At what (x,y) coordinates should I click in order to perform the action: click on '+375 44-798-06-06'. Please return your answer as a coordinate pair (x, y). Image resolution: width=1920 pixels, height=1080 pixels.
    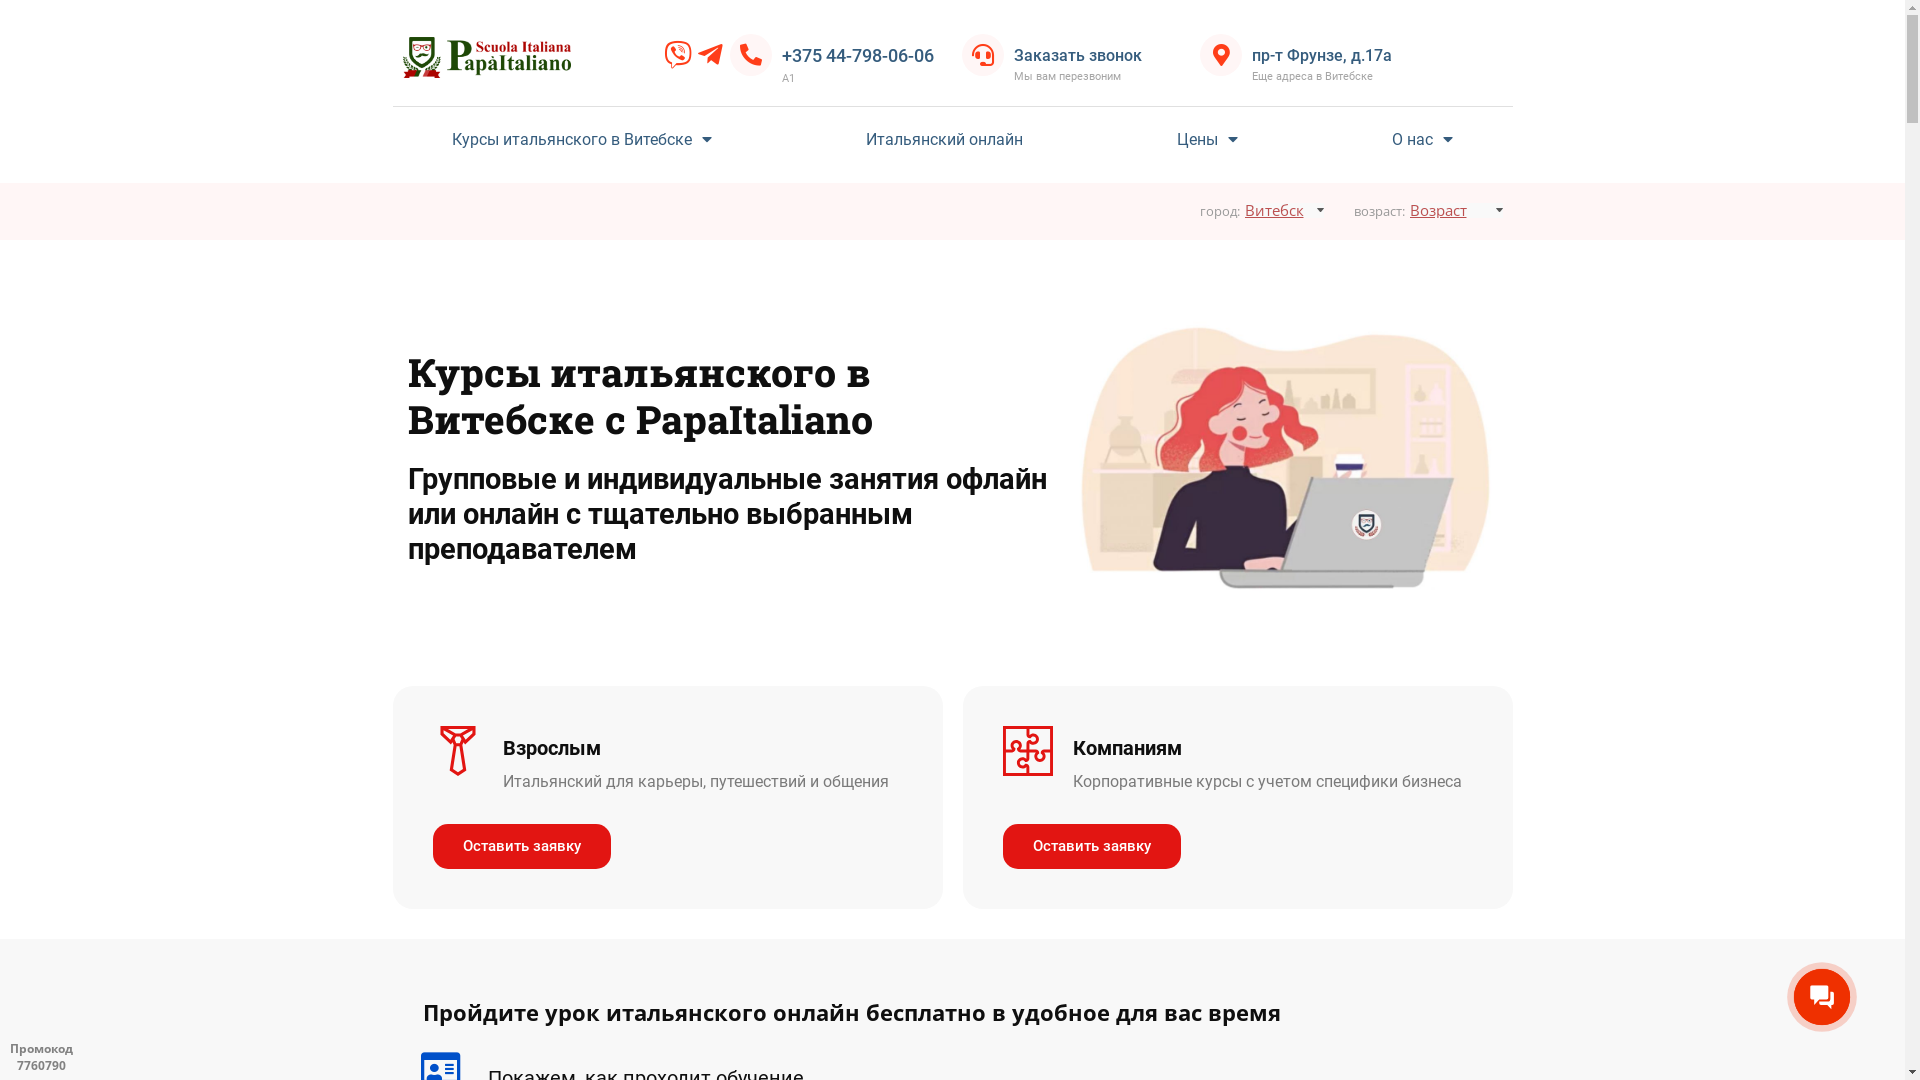
    Looking at the image, I should click on (858, 54).